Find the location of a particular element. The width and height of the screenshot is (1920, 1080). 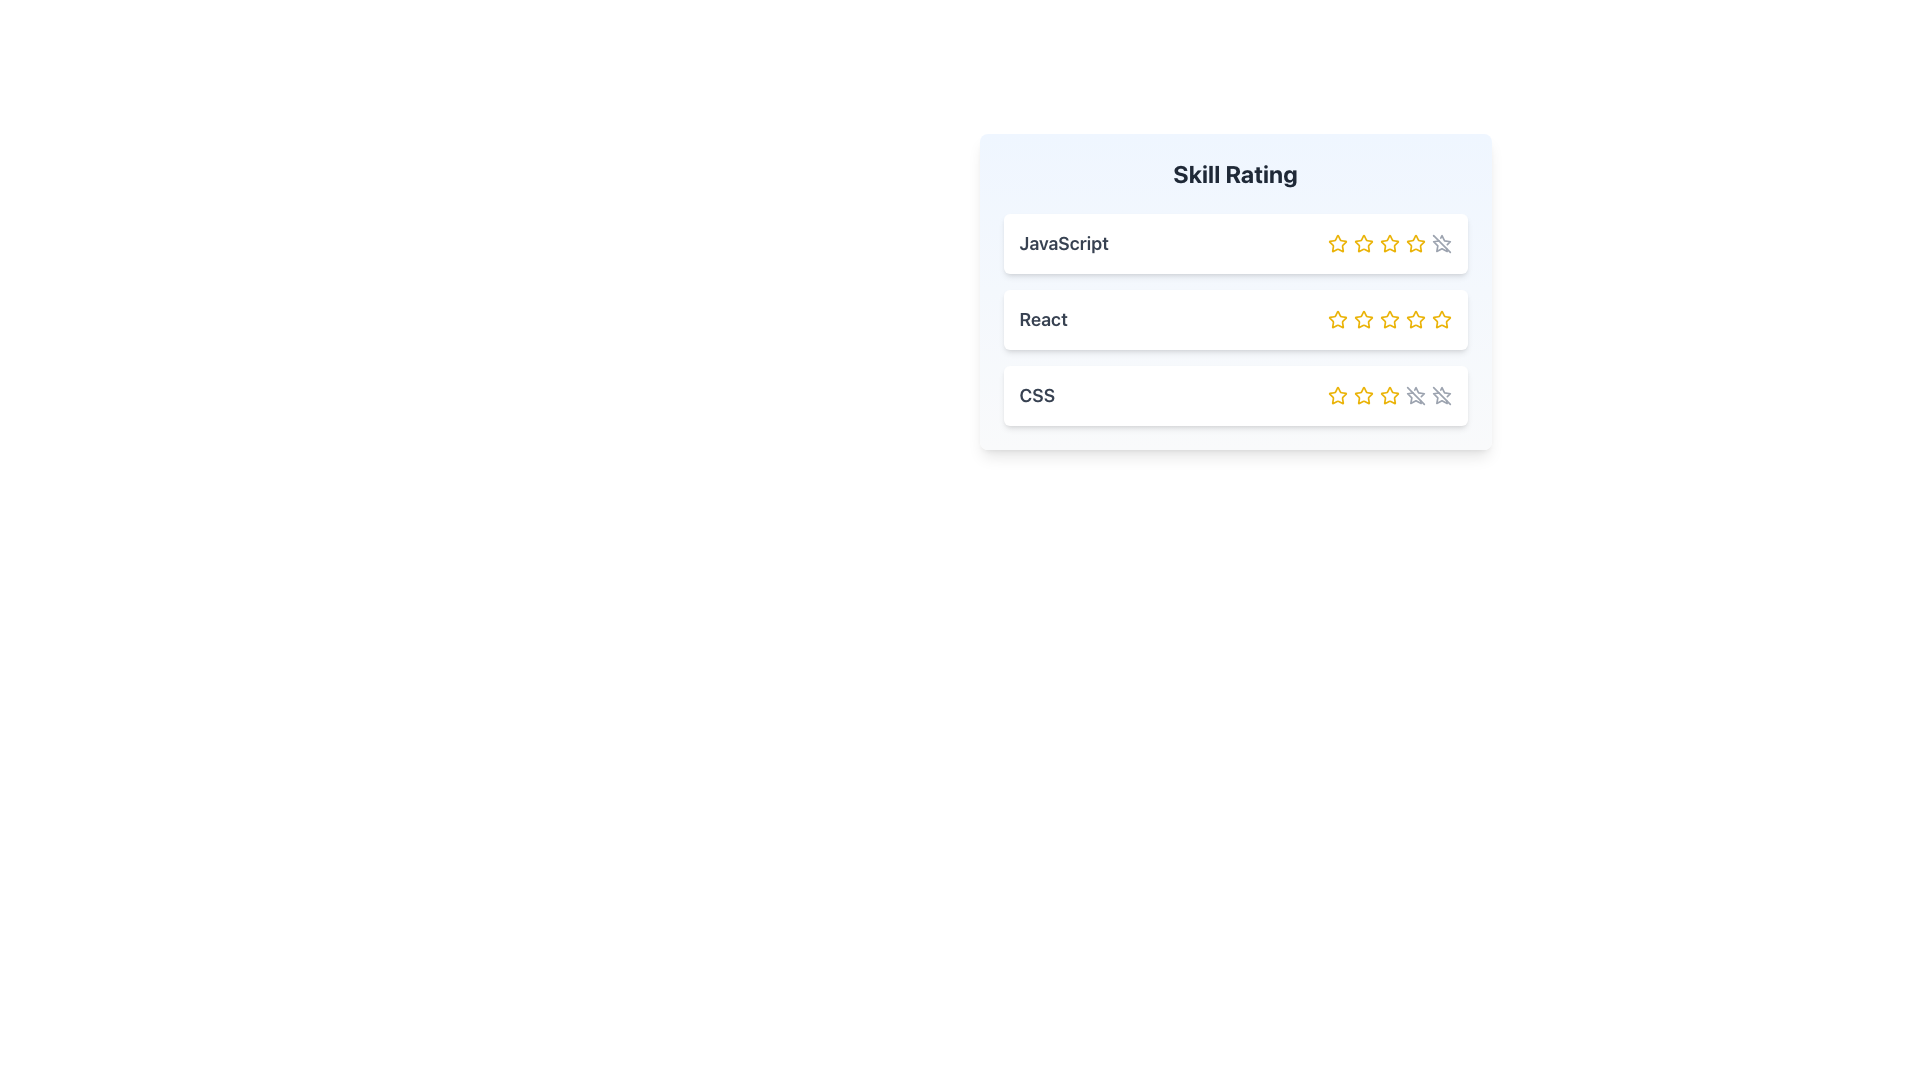

the third star in the rating system for the CSS skill to rate it is located at coordinates (1412, 398).